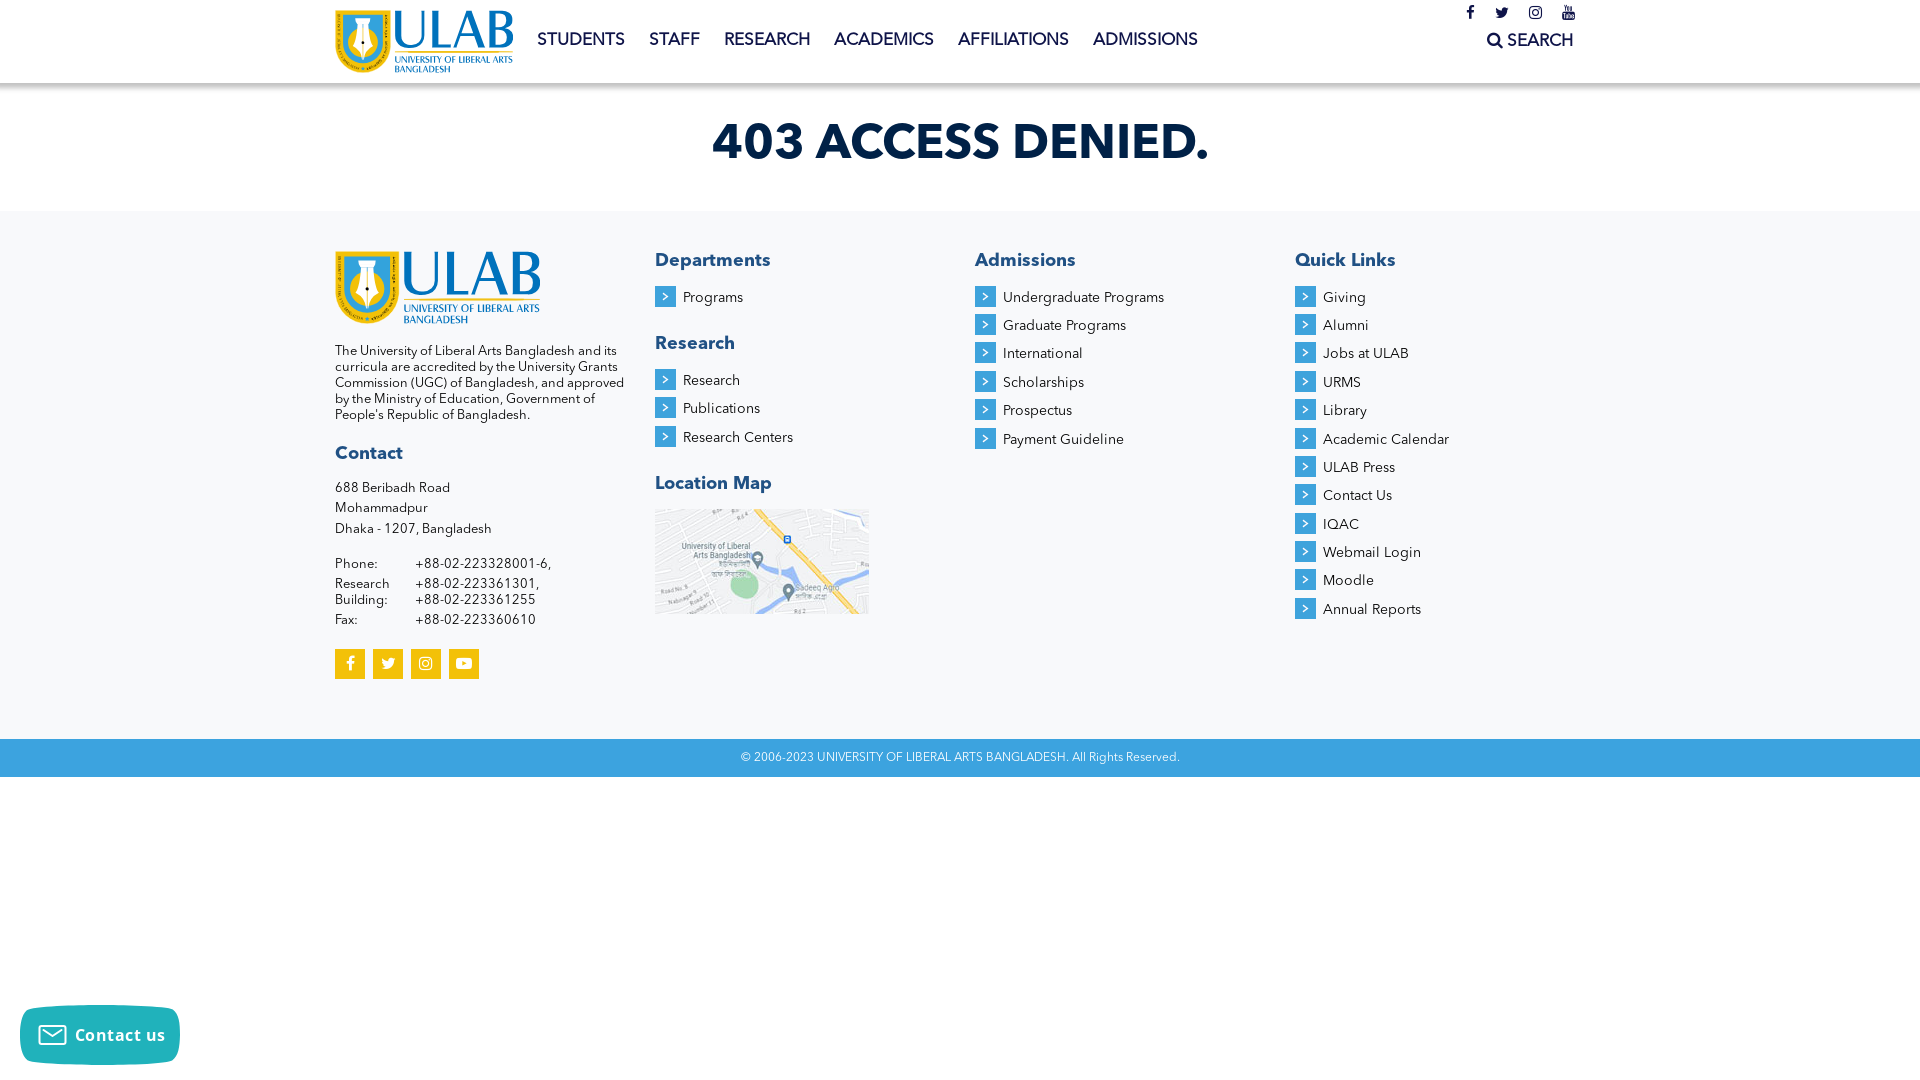  What do you see at coordinates (737, 437) in the screenshot?
I see `'Research Centers'` at bounding box center [737, 437].